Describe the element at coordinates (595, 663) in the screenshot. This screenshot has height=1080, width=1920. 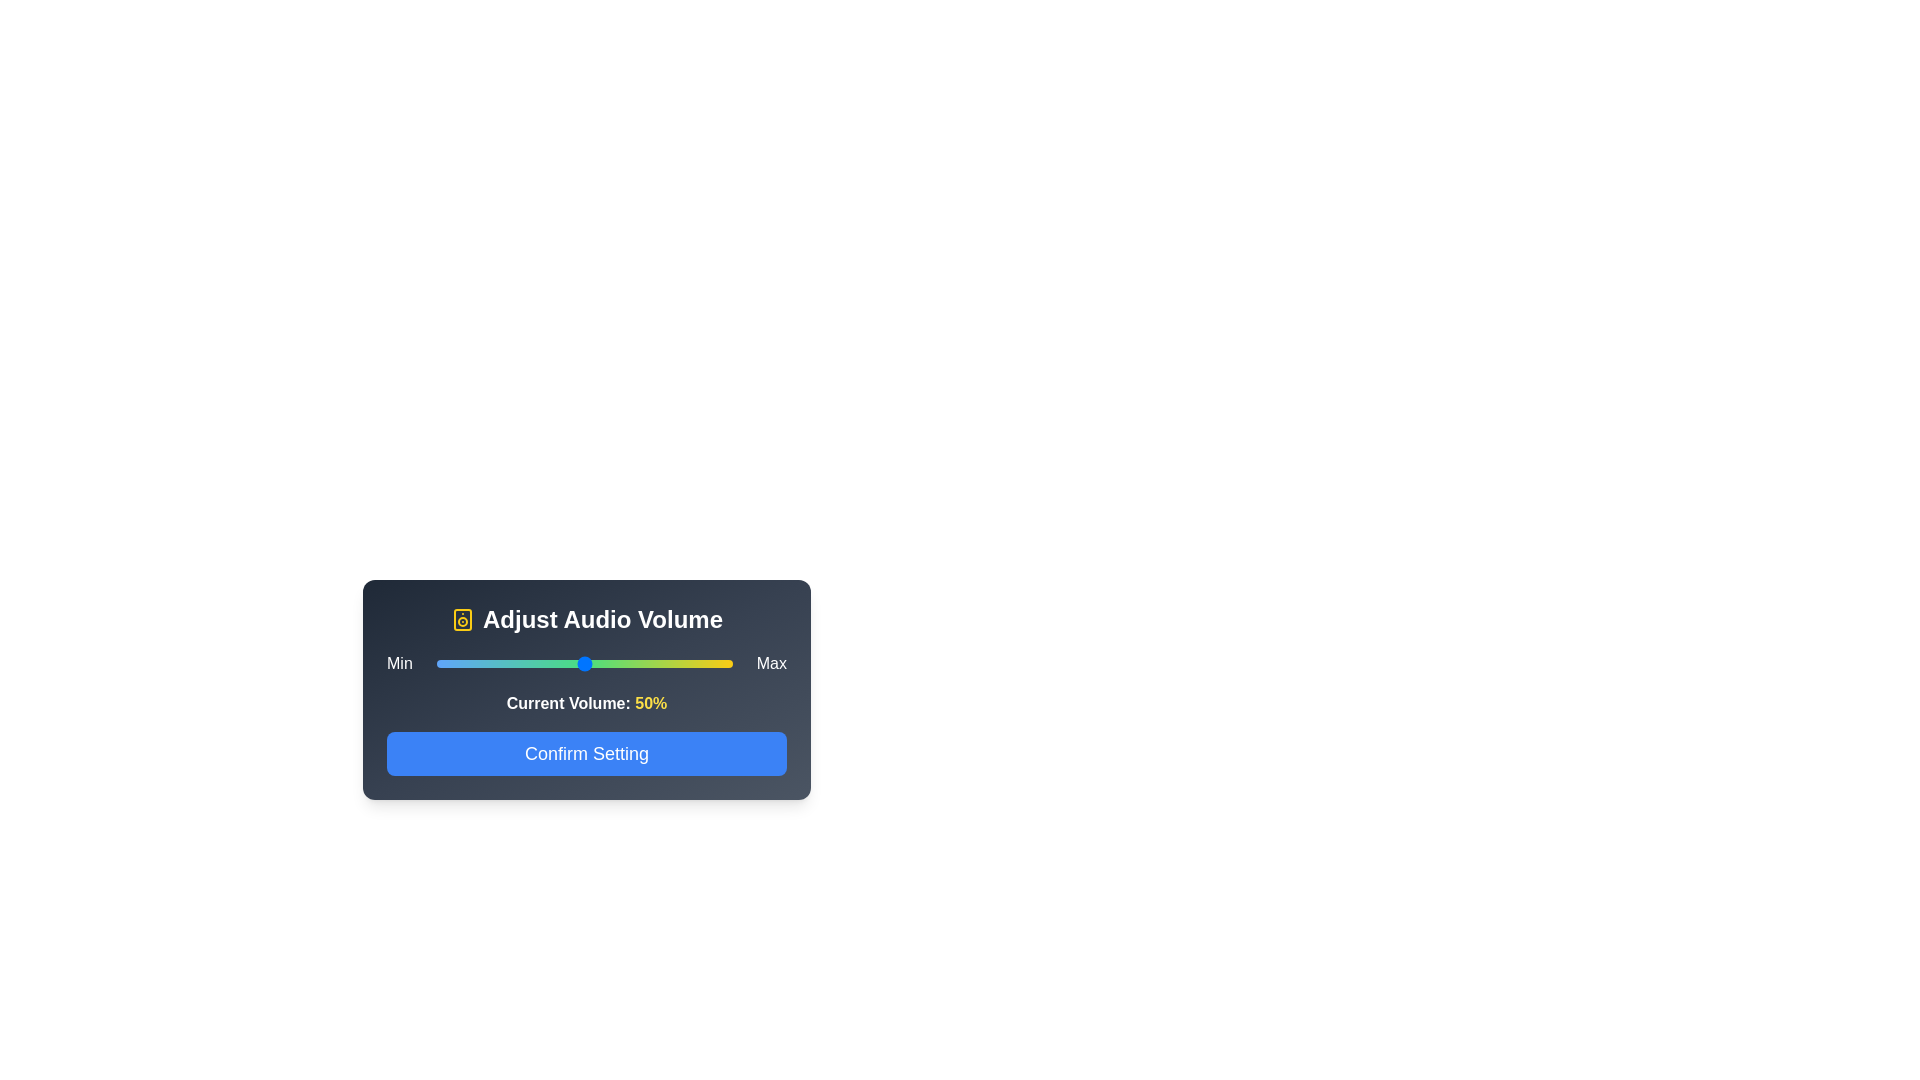
I see `the volume slider to 54%` at that location.